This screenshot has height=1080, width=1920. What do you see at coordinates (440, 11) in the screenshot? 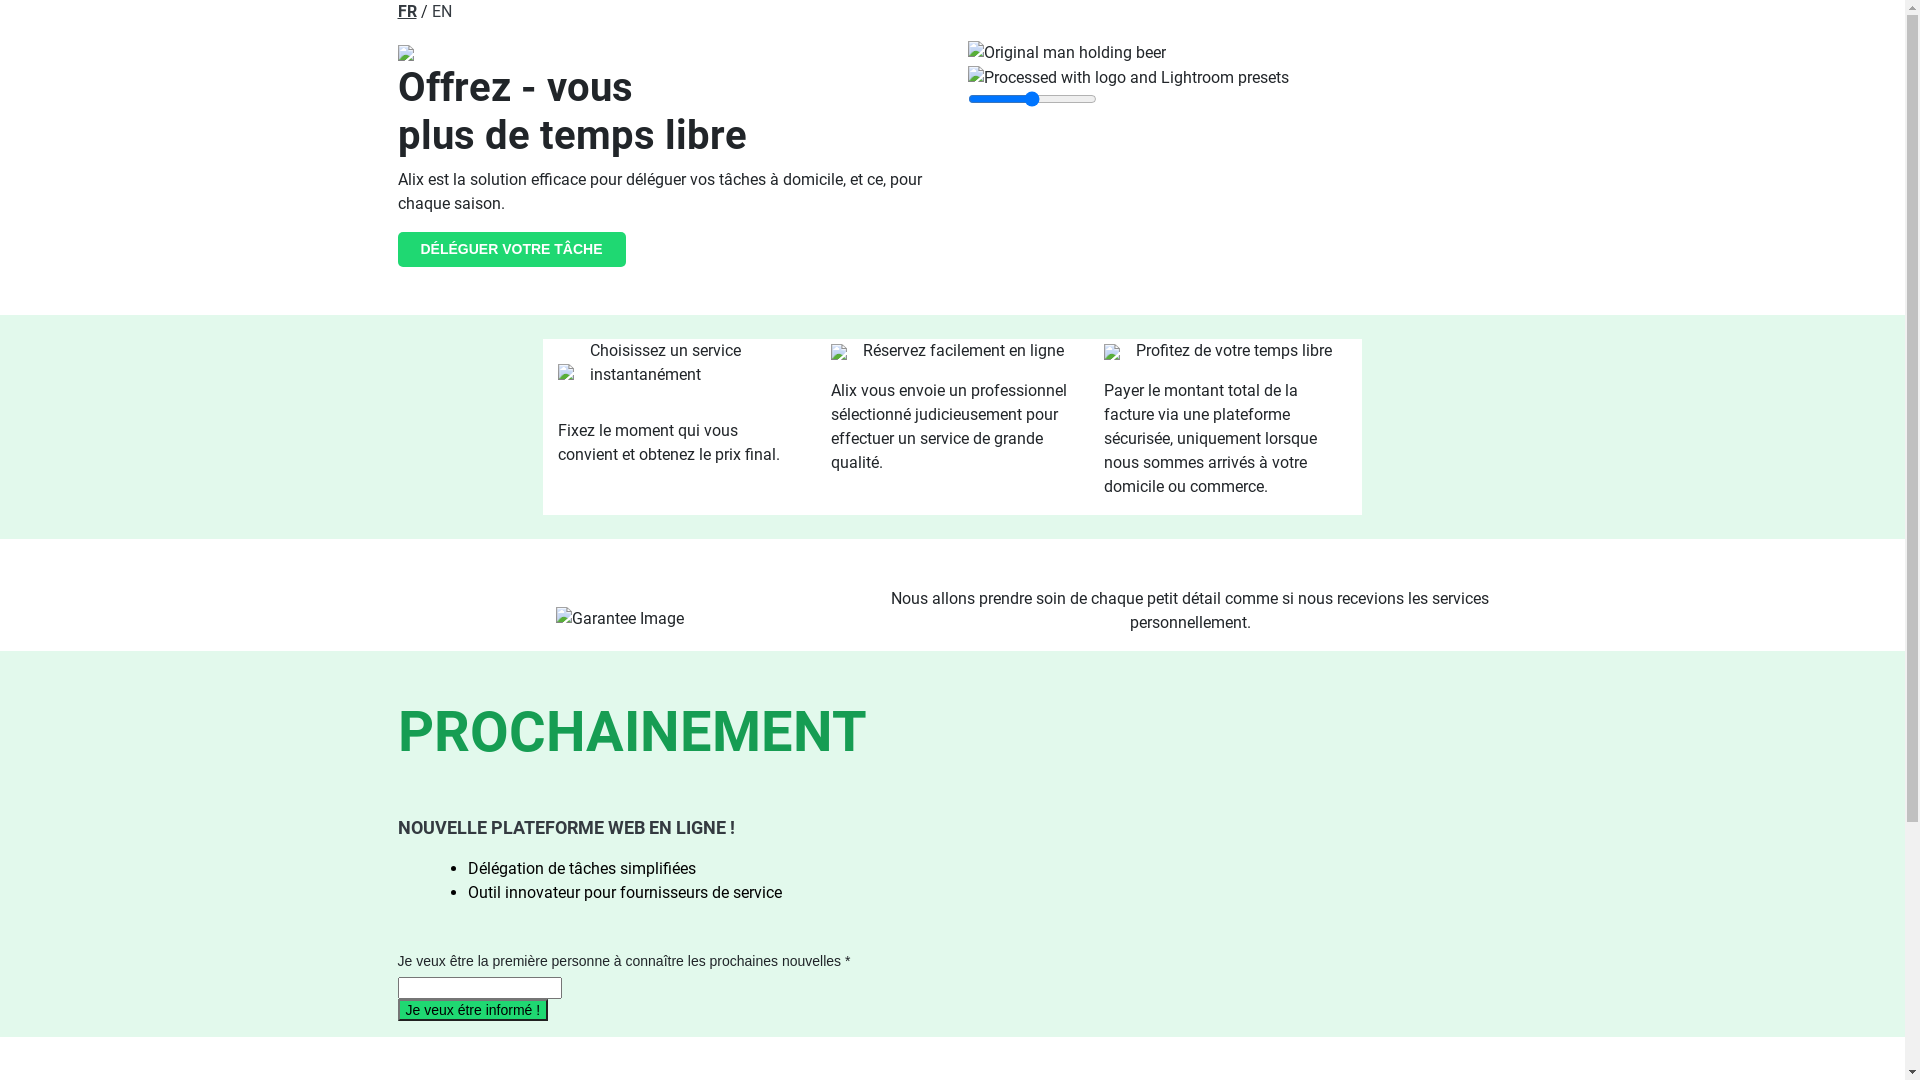
I see `'EN'` at bounding box center [440, 11].